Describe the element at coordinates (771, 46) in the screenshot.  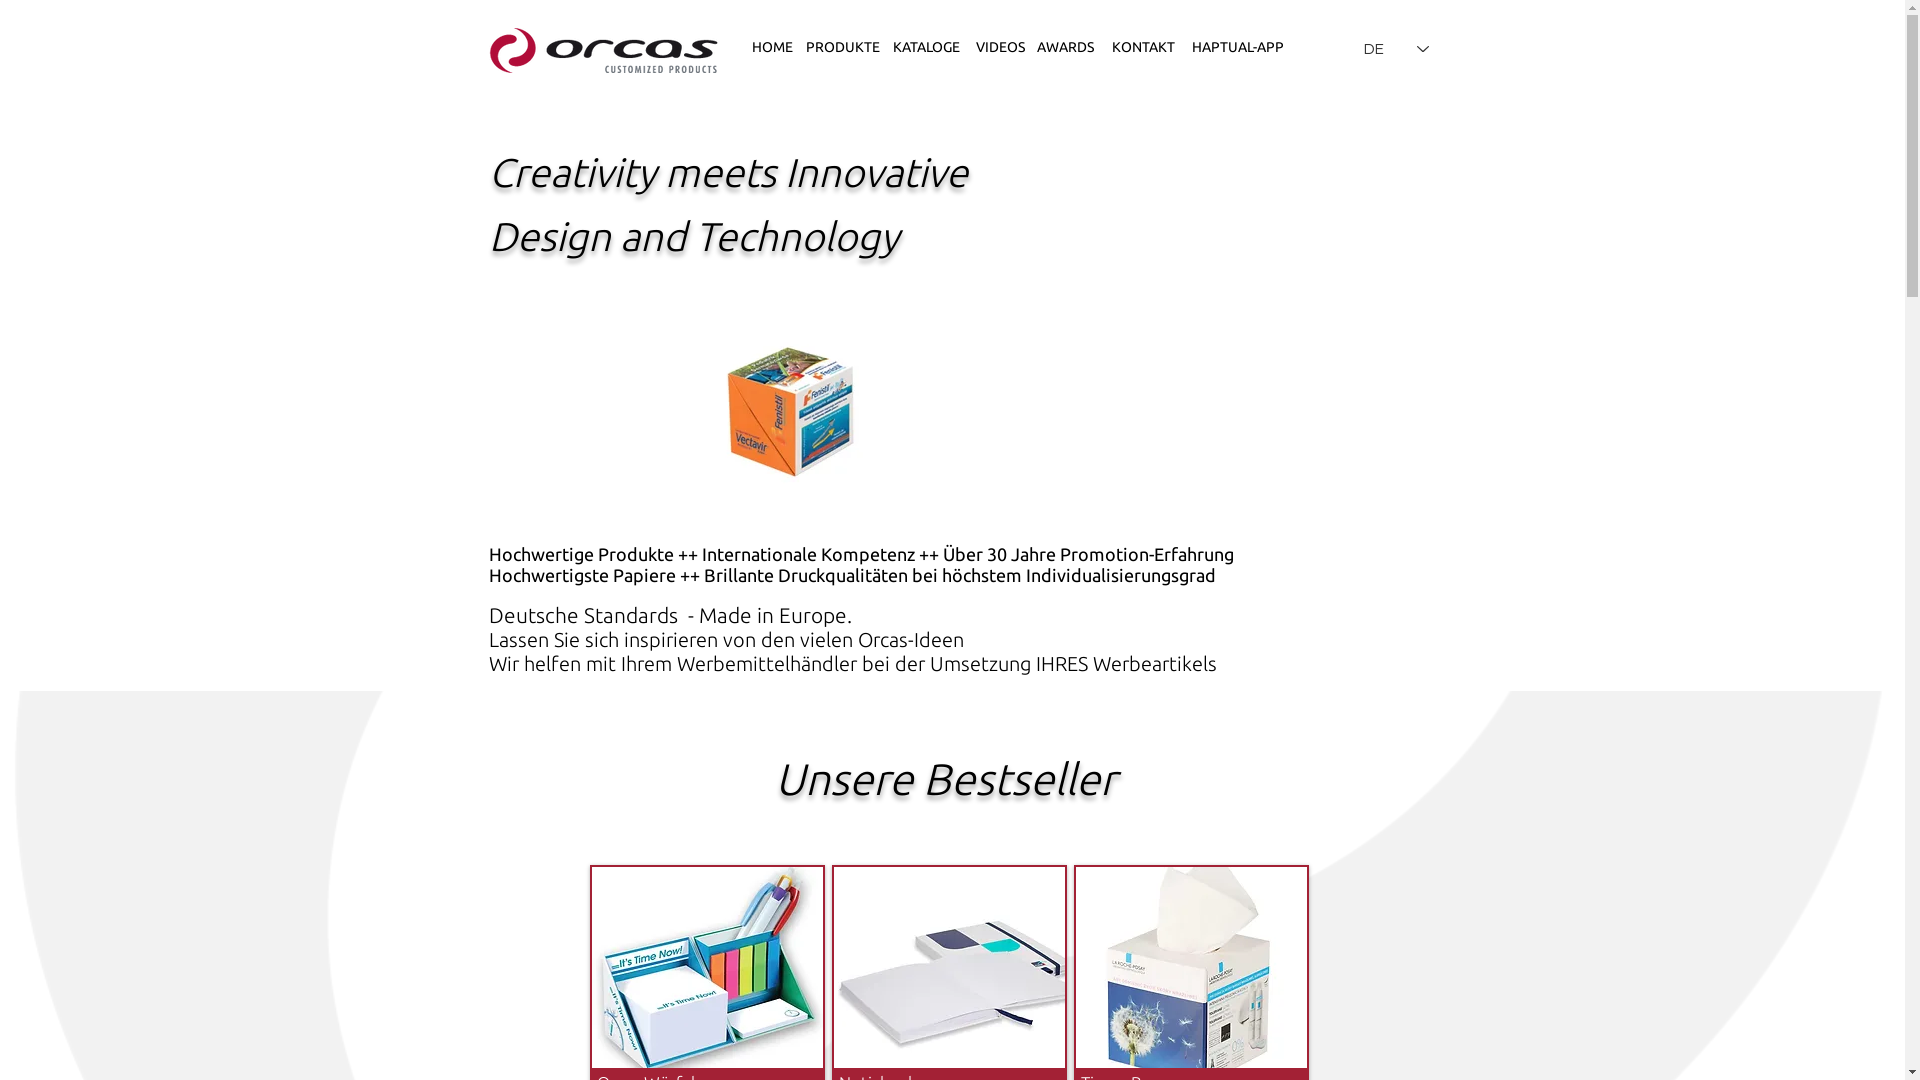
I see `'HOME'` at that location.